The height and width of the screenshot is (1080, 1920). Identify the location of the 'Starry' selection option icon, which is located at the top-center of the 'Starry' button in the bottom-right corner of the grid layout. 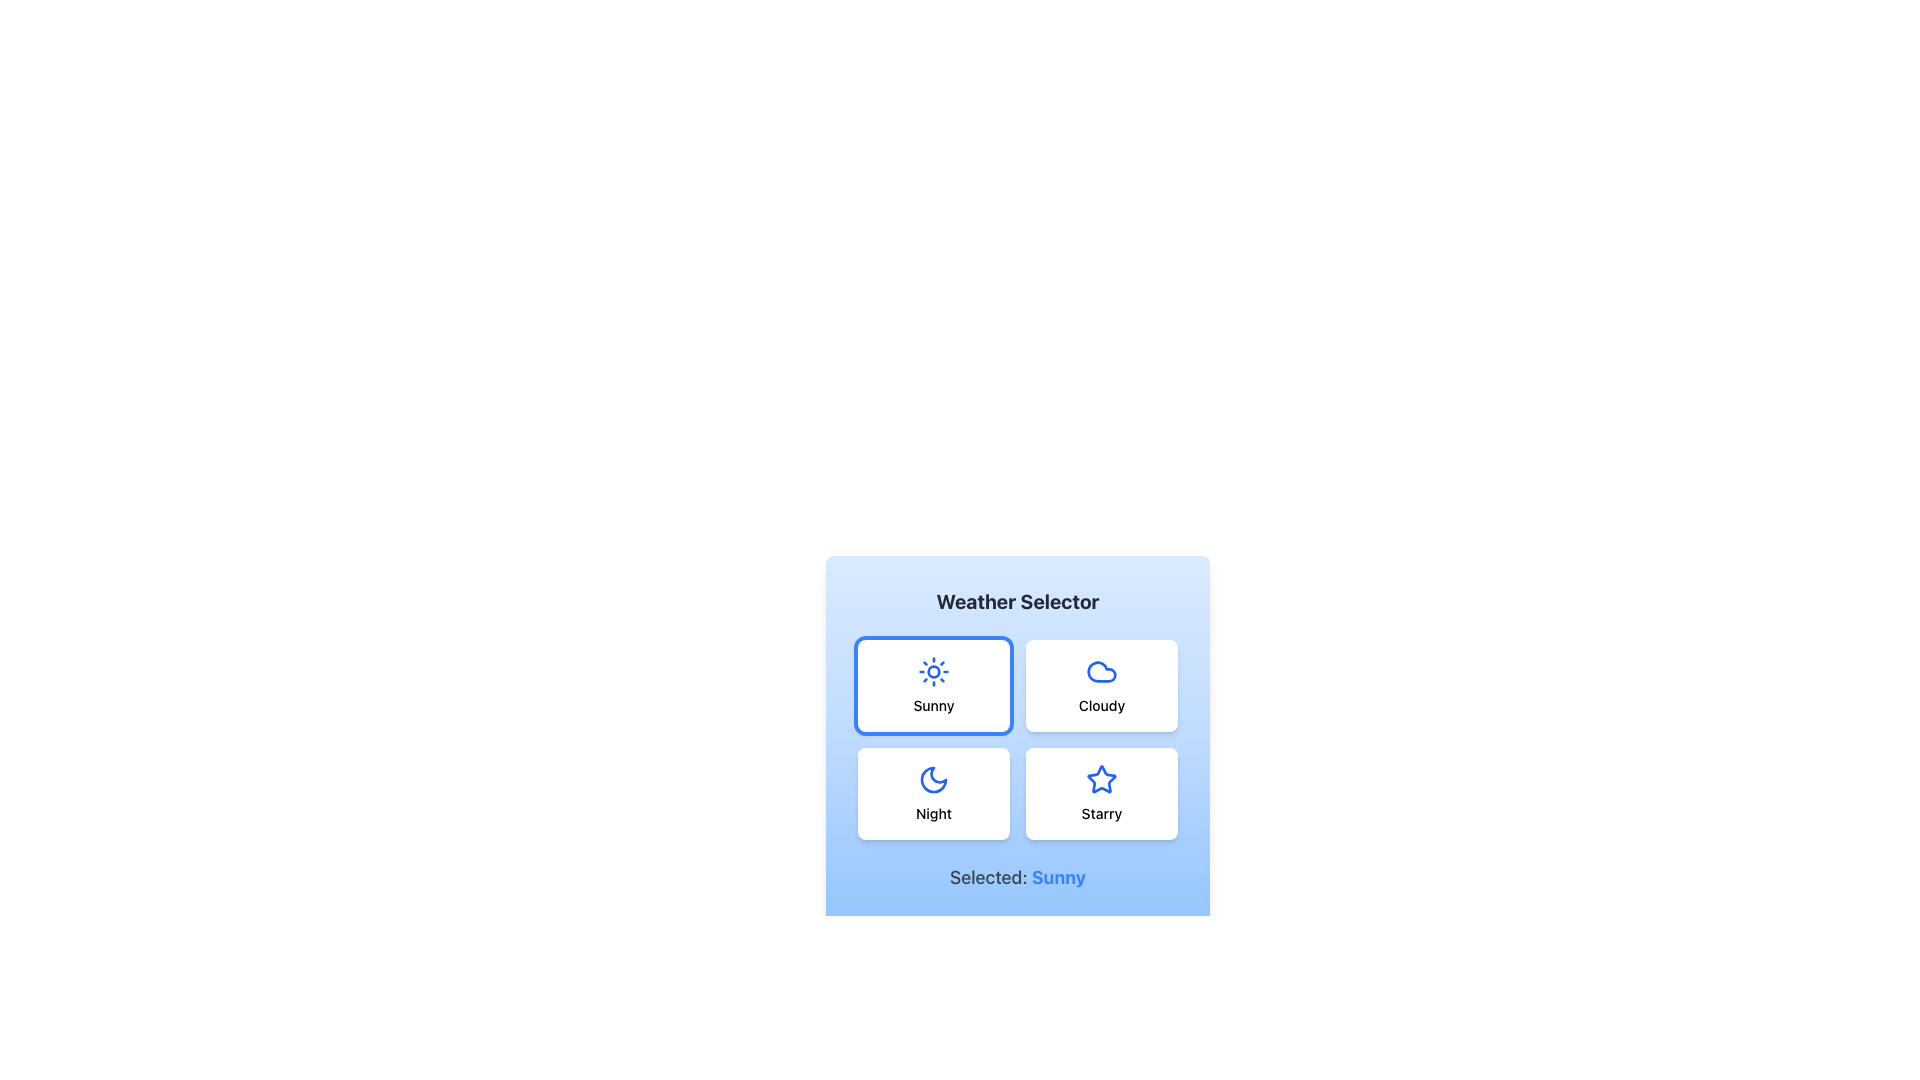
(1101, 778).